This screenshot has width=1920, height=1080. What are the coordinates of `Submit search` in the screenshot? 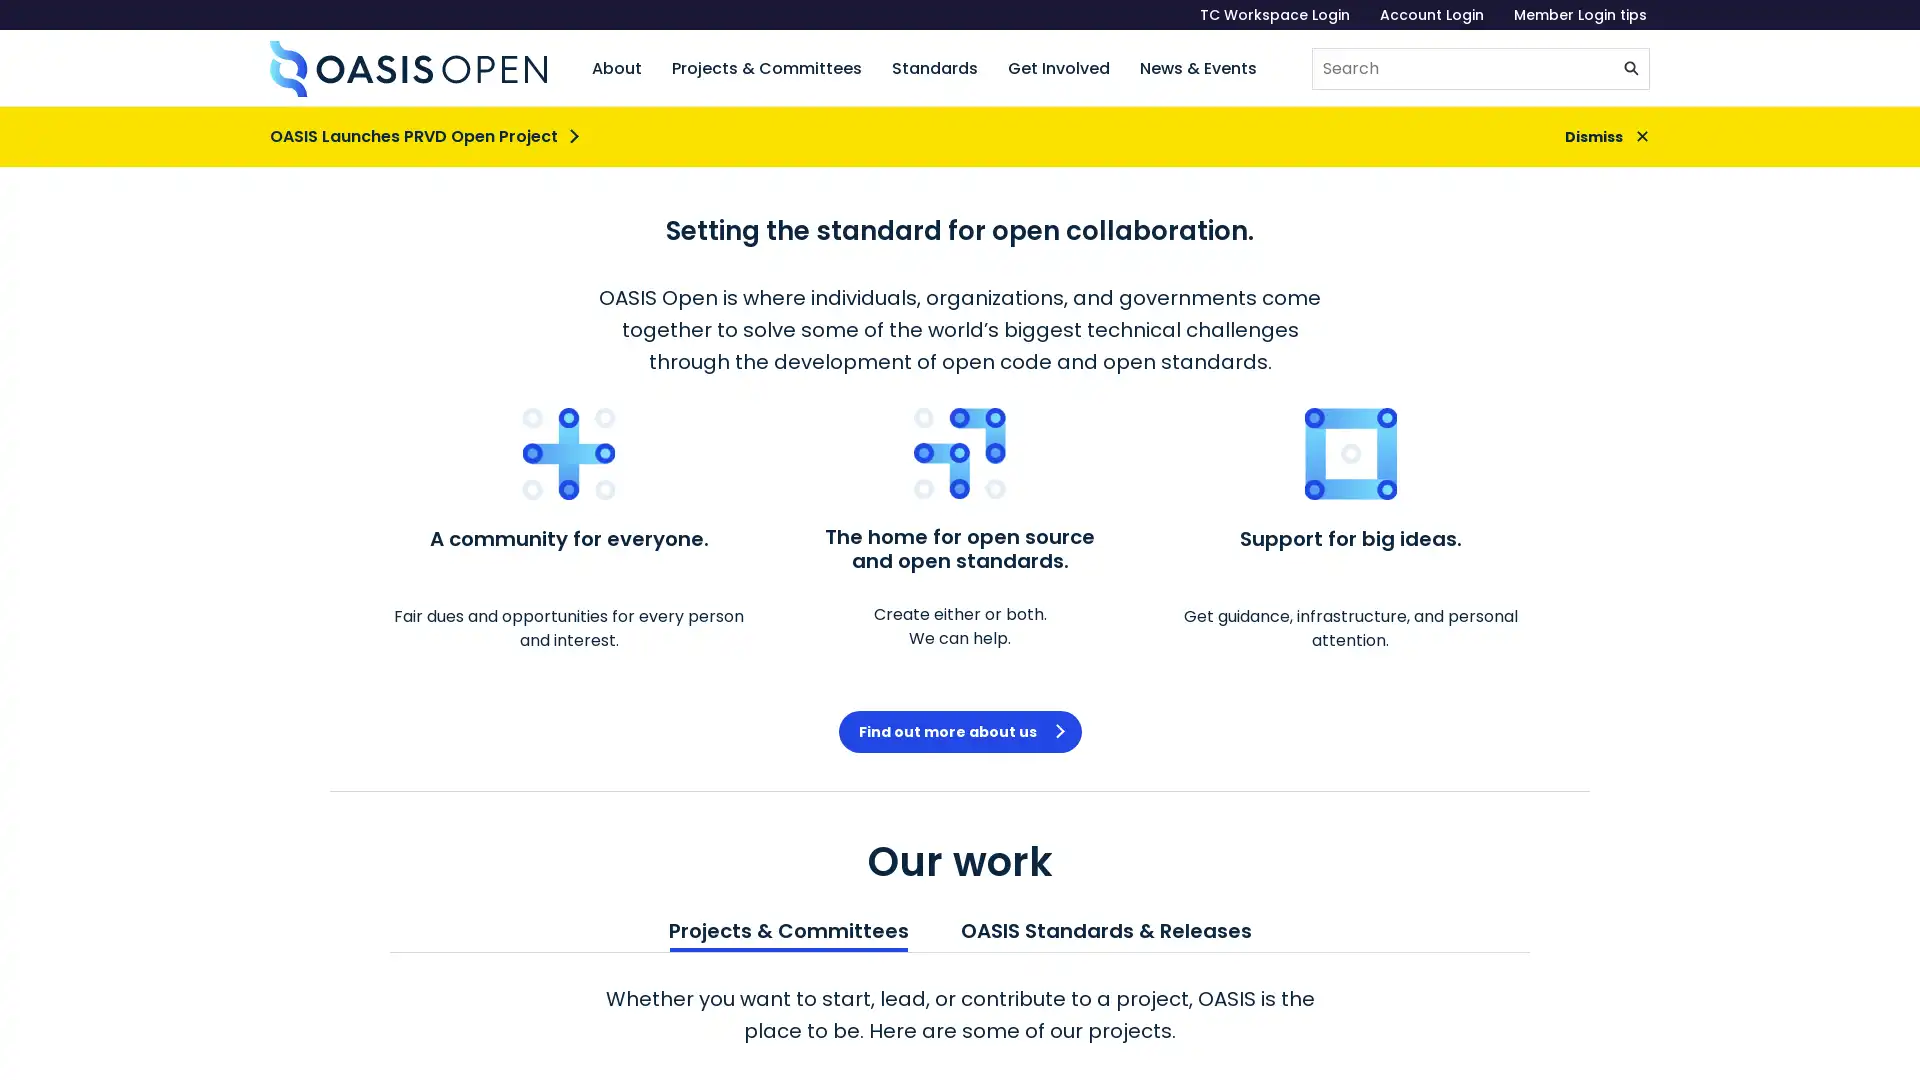 It's located at (1632, 68).